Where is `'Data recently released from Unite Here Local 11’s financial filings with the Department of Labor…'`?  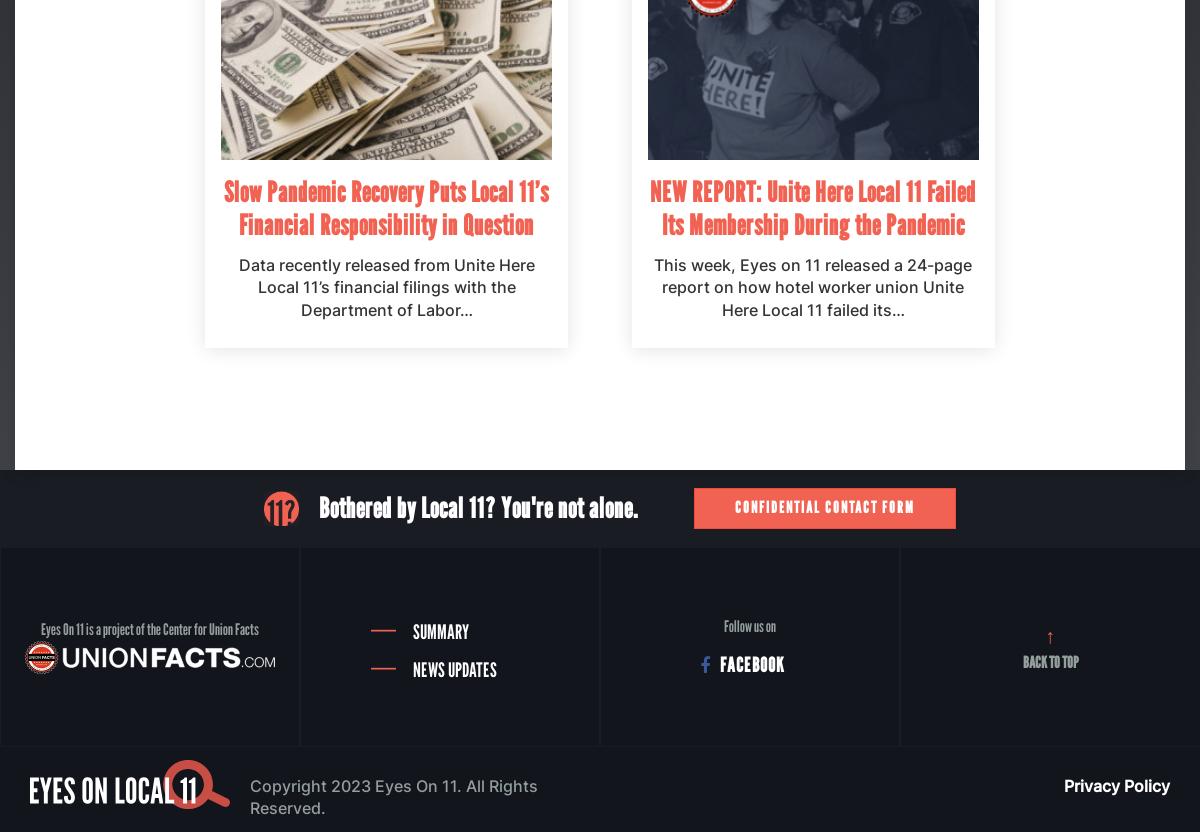
'Data recently released from Unite Here Local 11’s financial filings with the Department of Labor…' is located at coordinates (386, 285).